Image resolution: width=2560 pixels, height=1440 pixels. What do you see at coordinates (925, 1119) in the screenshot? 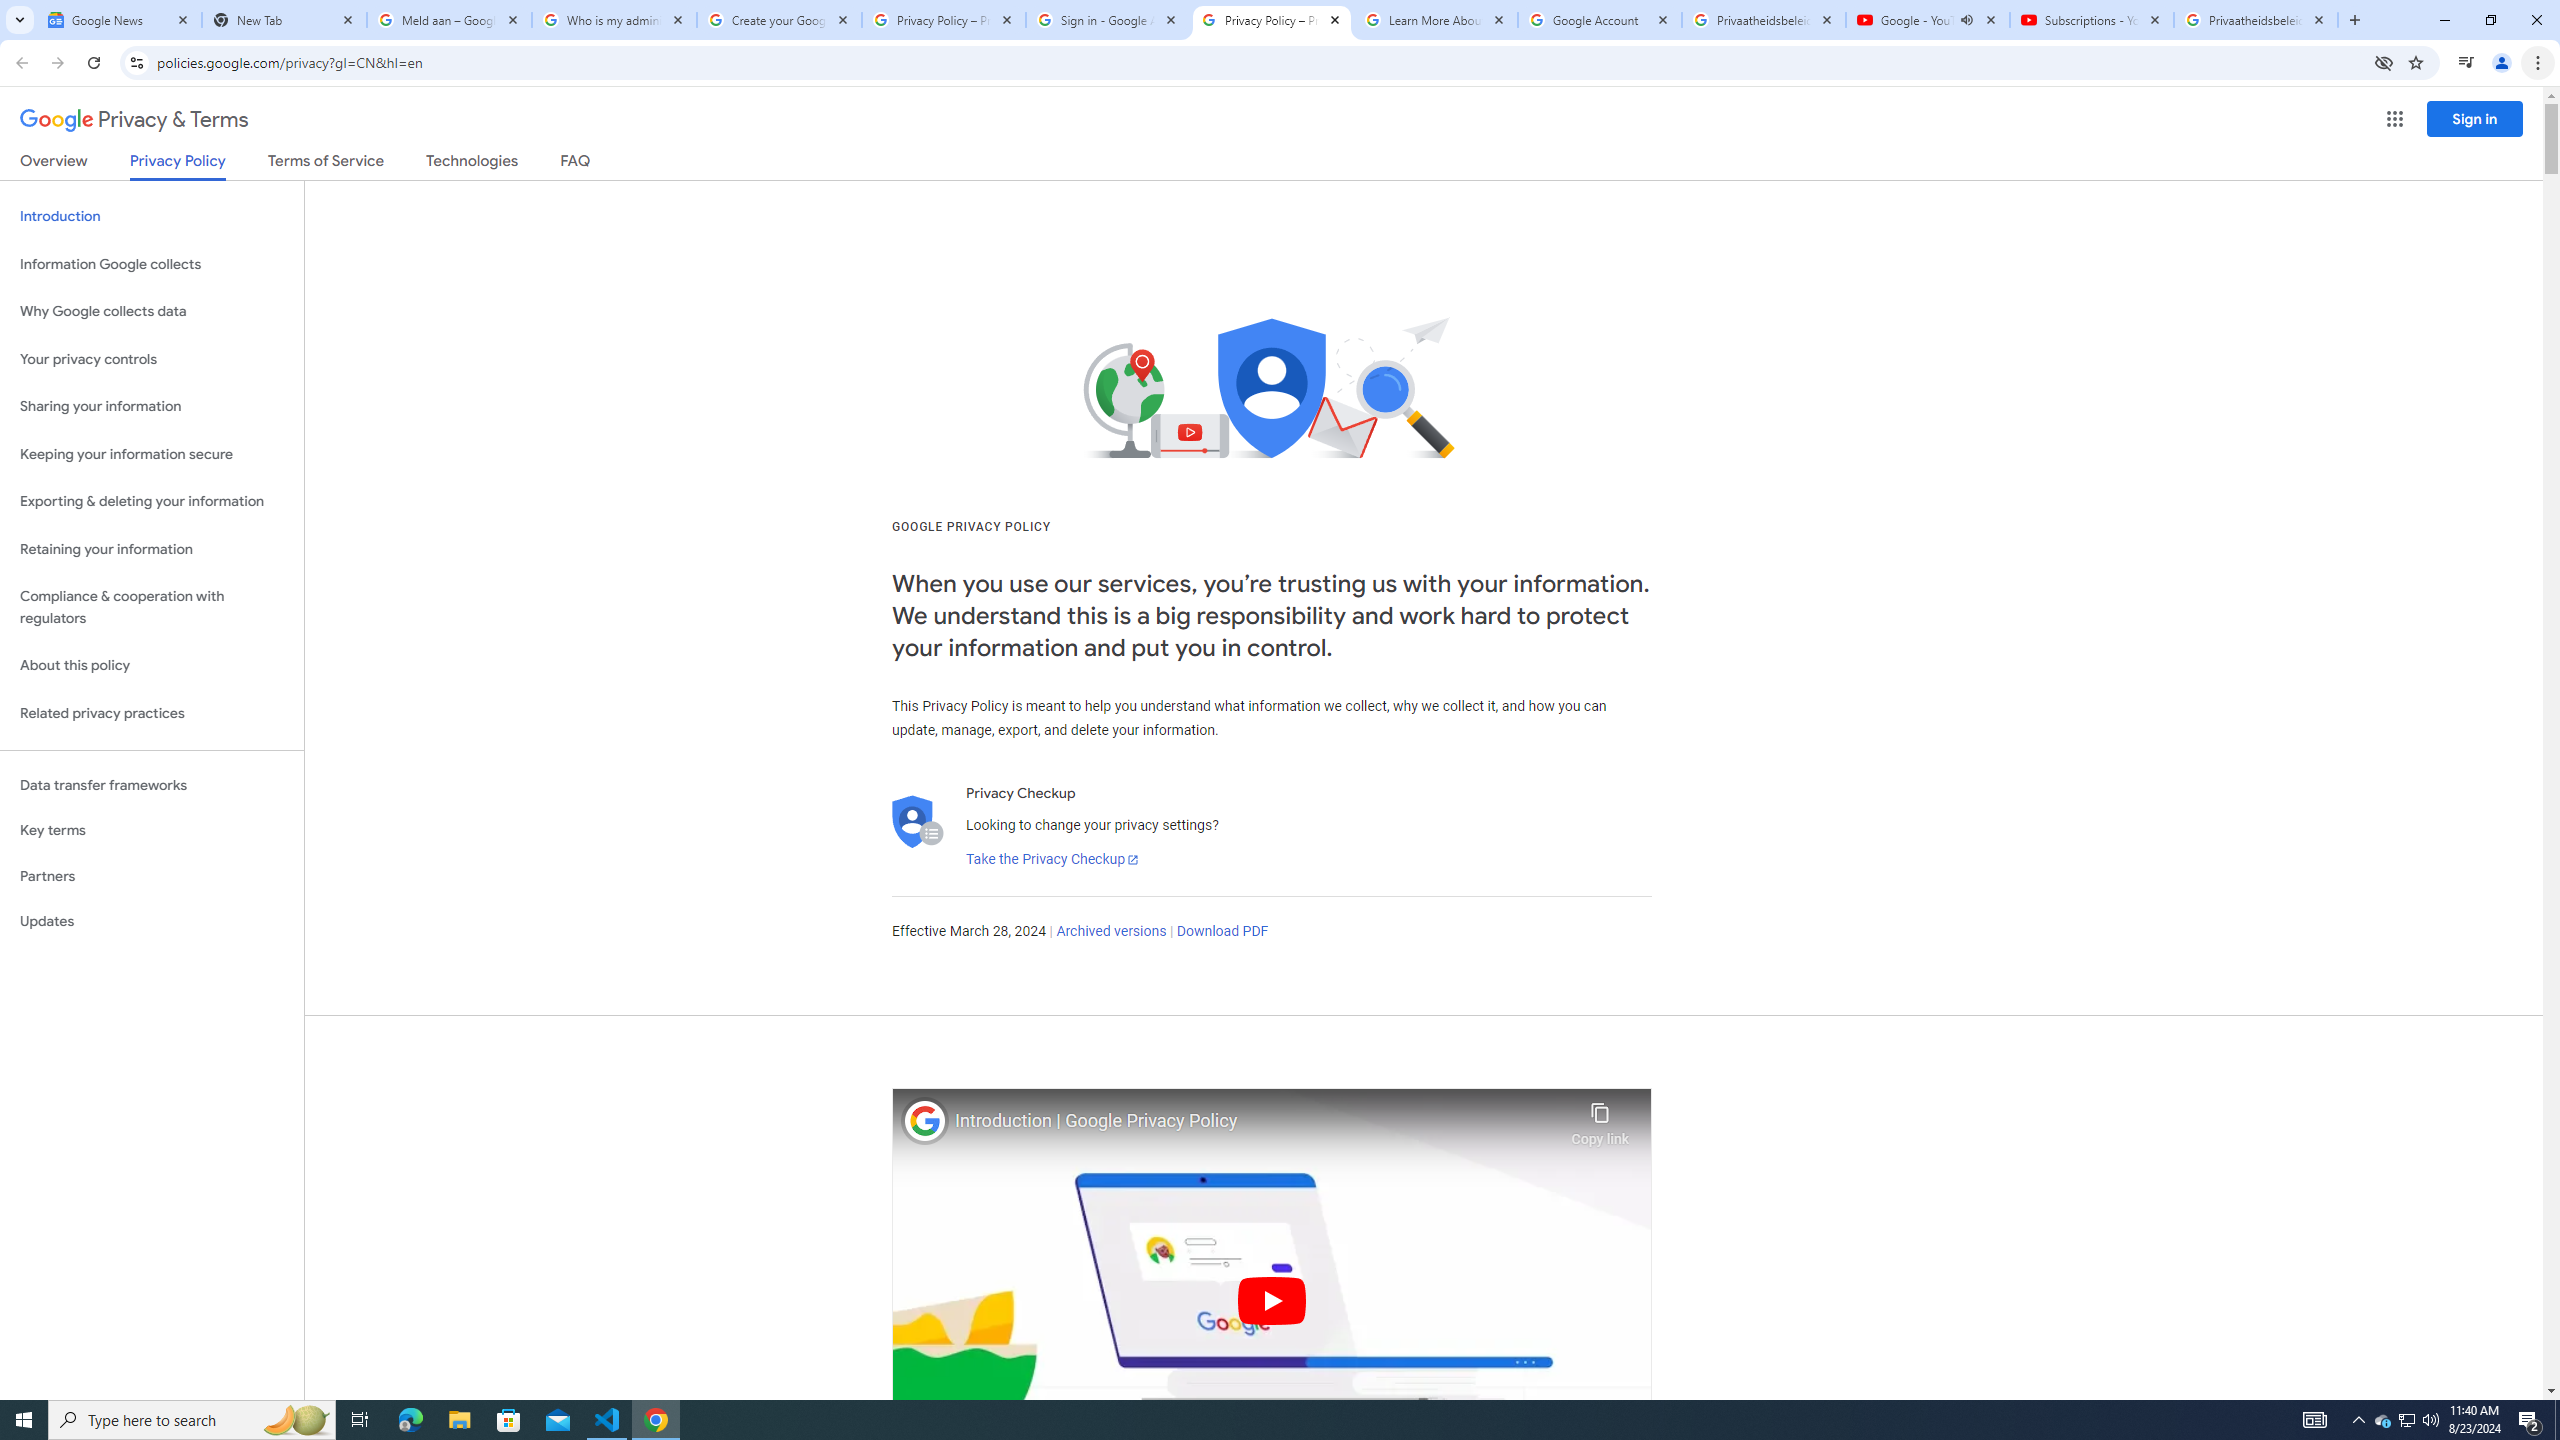
I see `'Photo image of Google'` at bounding box center [925, 1119].